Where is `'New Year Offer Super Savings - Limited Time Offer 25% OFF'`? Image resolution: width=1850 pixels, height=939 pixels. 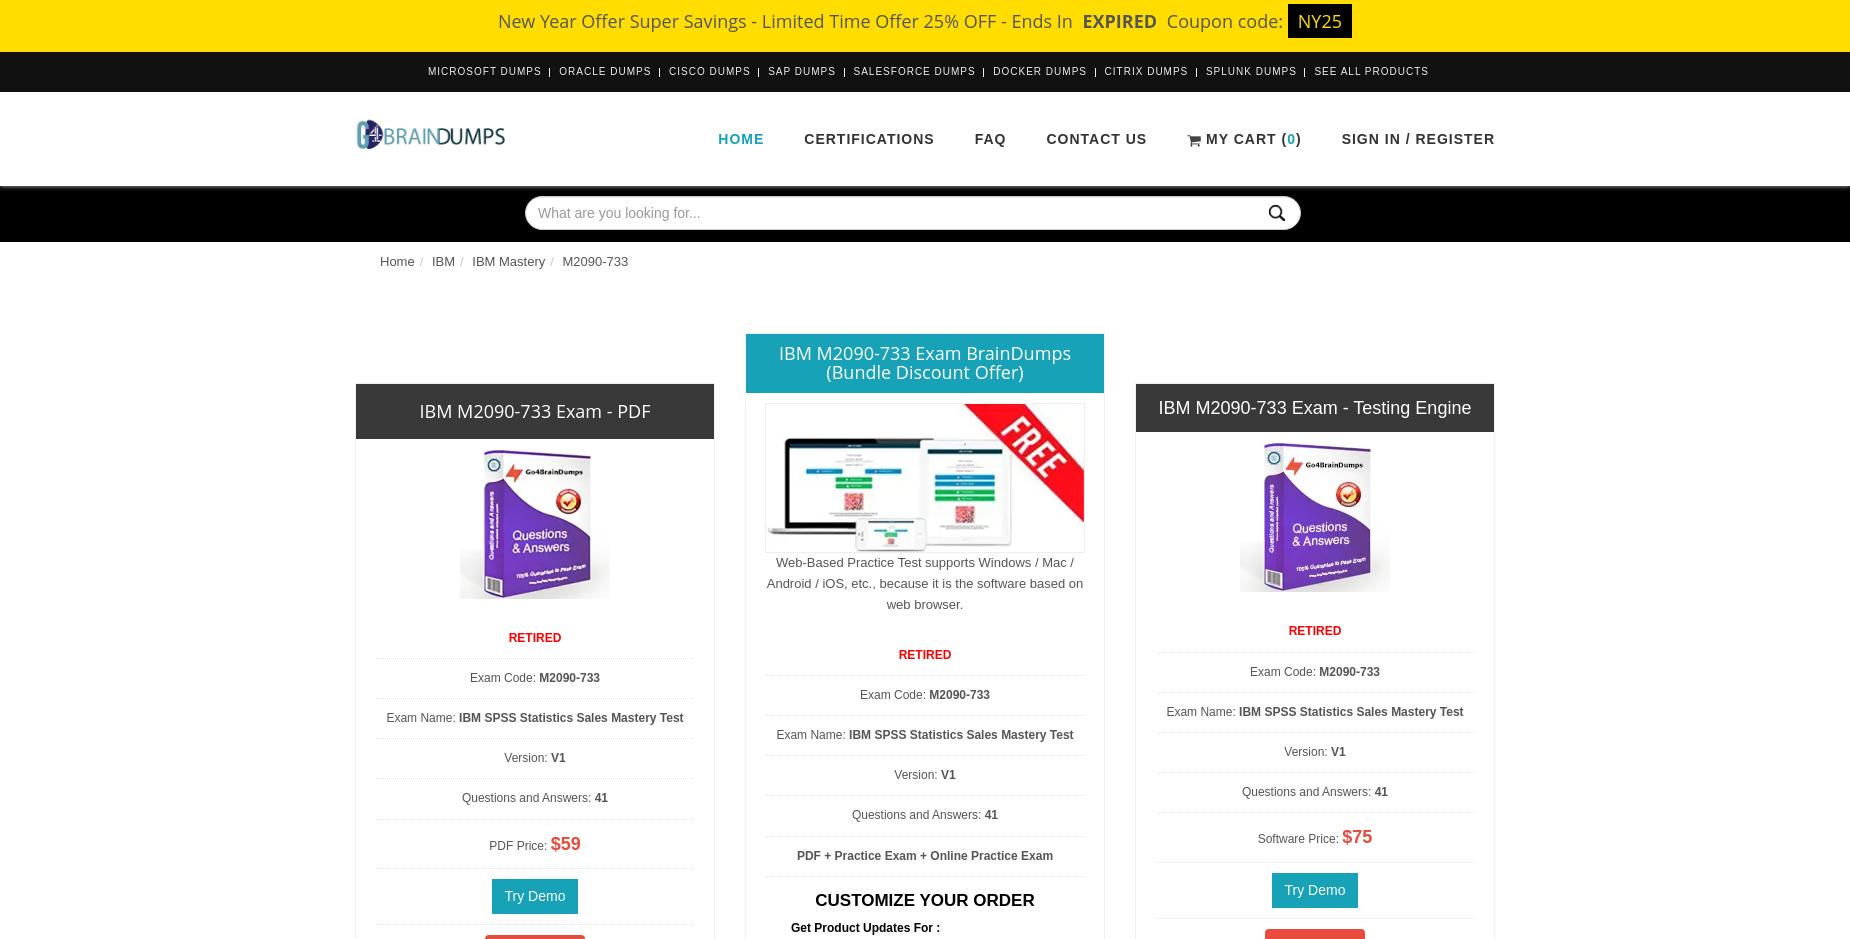 'New Year Offer Super Savings - Limited Time Offer 25% OFF' is located at coordinates (747, 21).